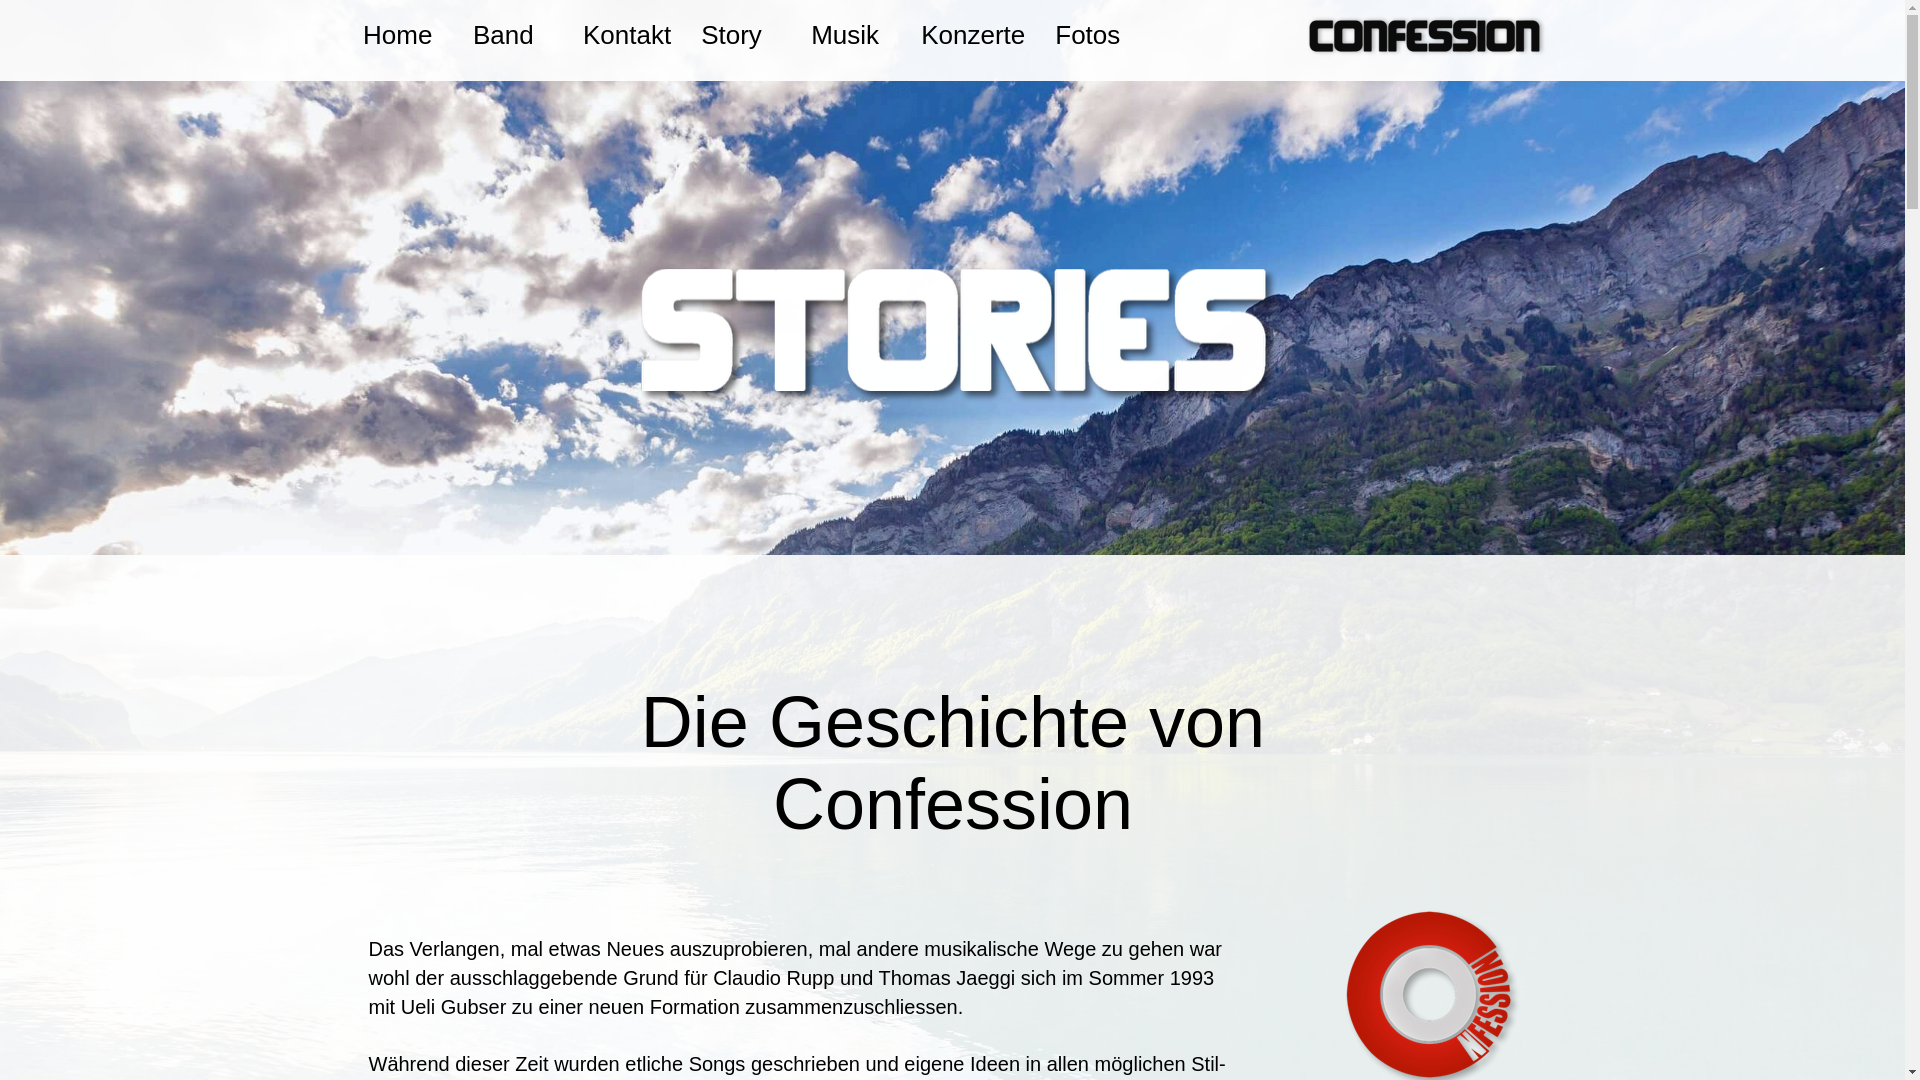  I want to click on 'Musik', so click(850, 34).